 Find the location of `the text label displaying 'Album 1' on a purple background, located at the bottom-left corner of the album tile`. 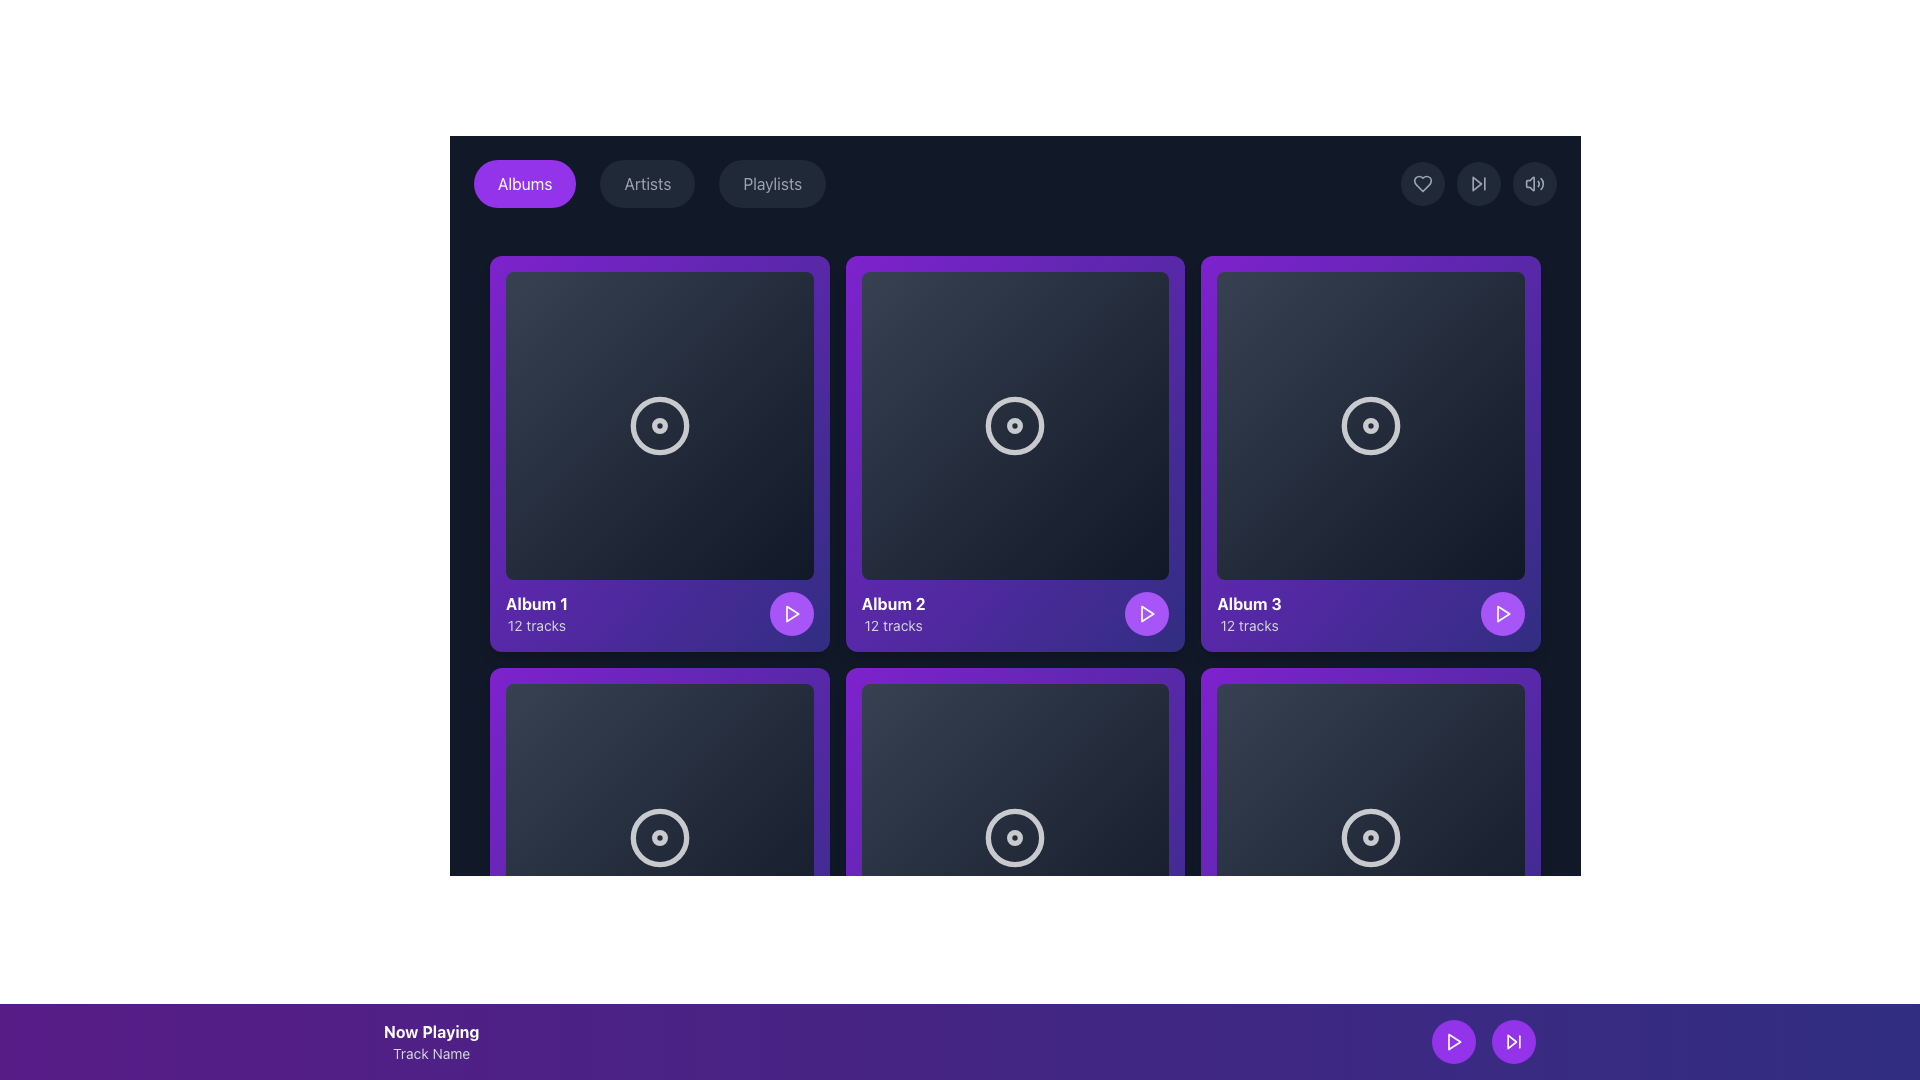

the text label displaying 'Album 1' on a purple background, located at the bottom-left corner of the album tile is located at coordinates (537, 612).